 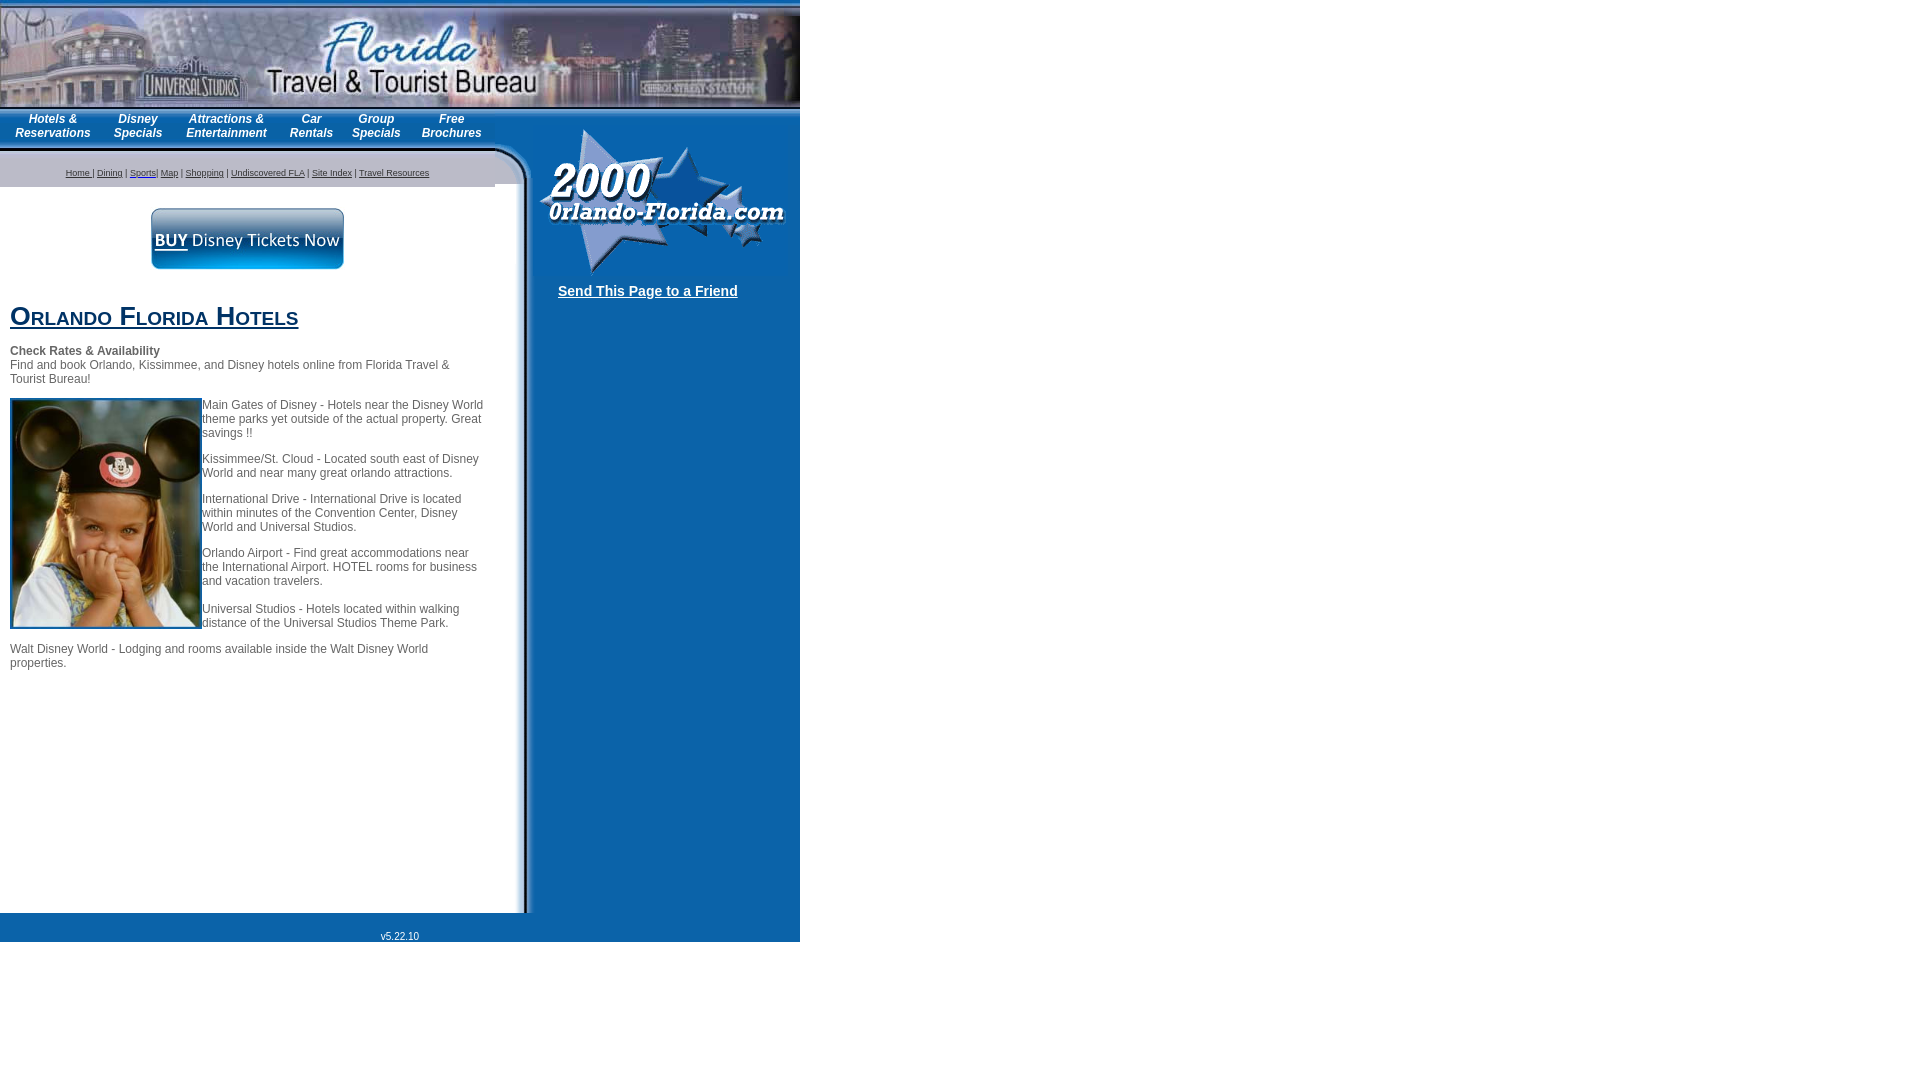 I want to click on 'Home', so click(x=66, y=172).